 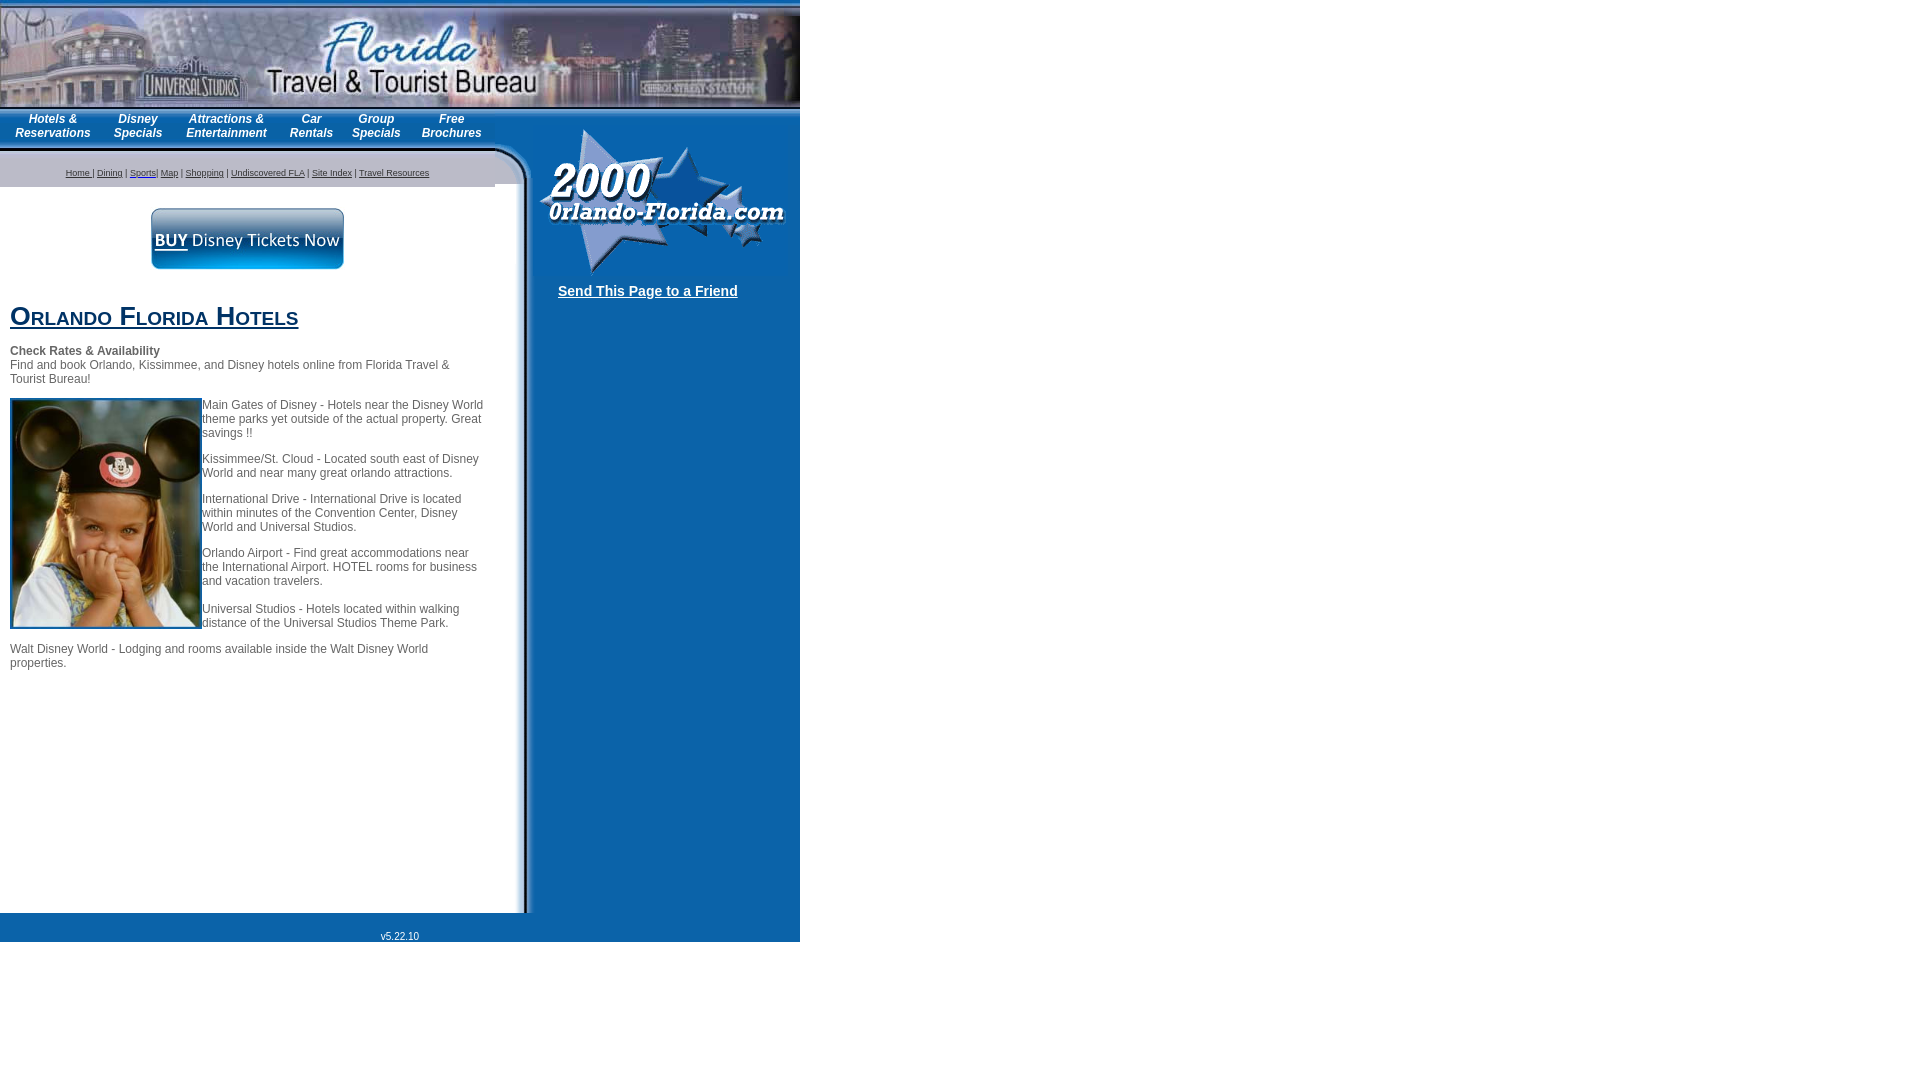 I want to click on 'Home', so click(x=66, y=172).